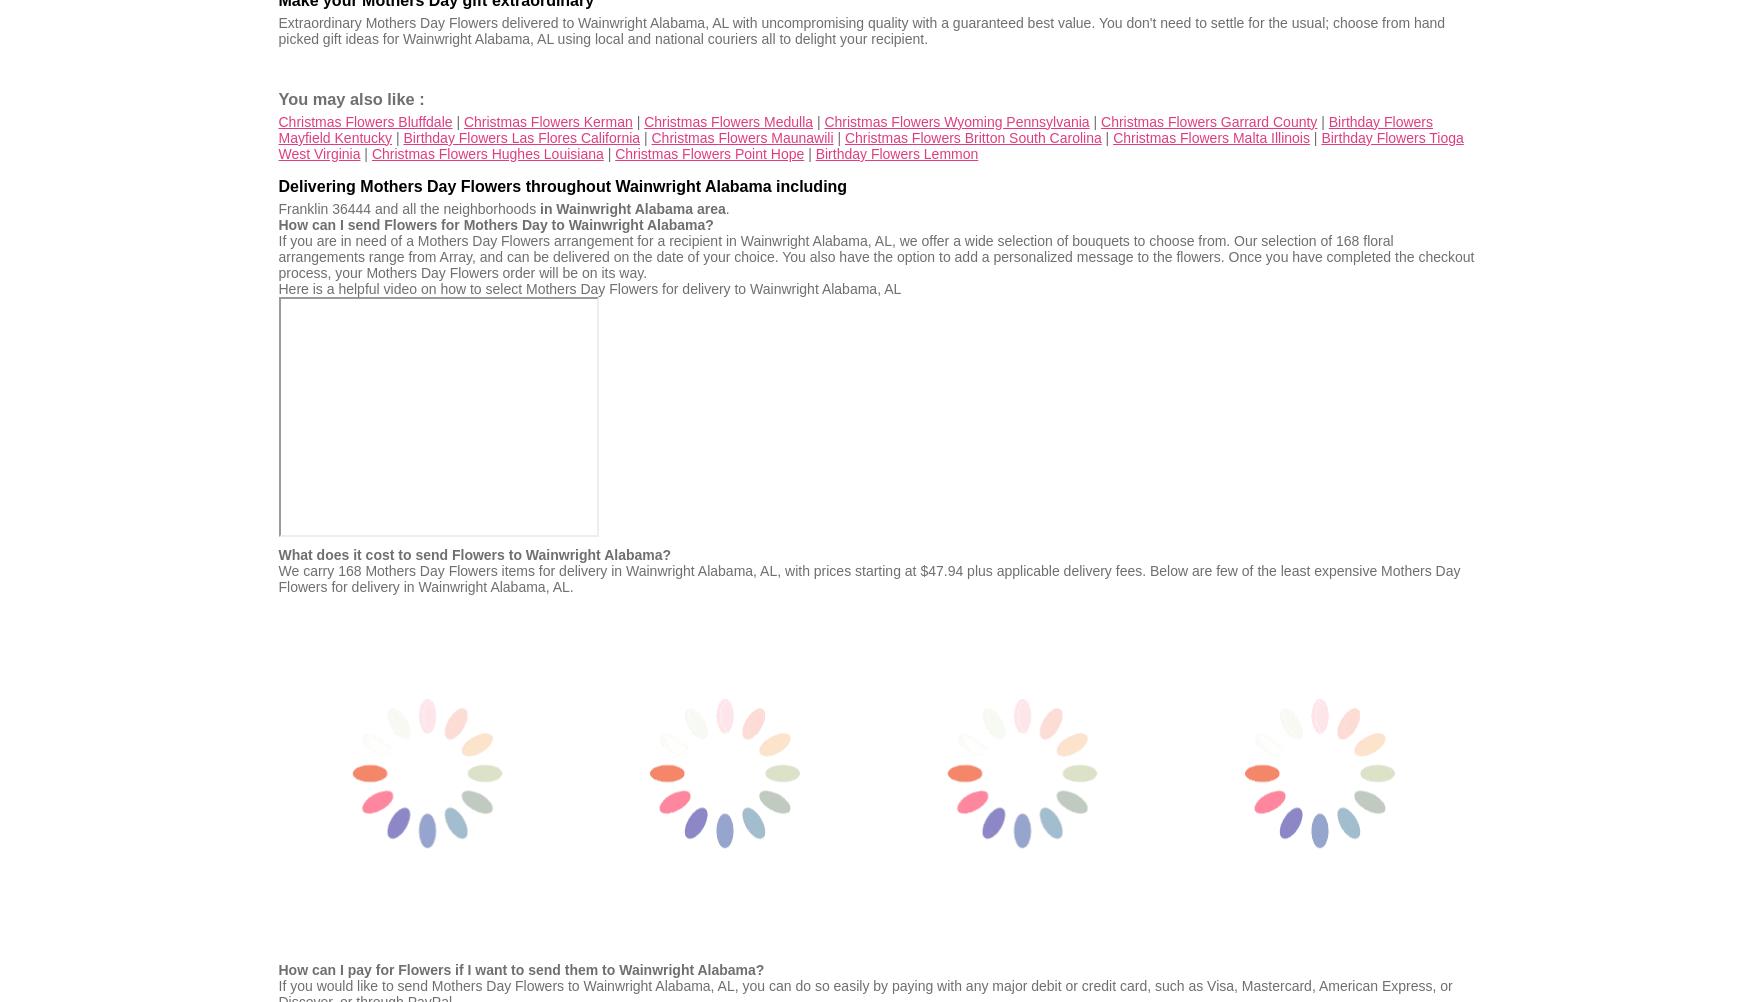 This screenshot has height=1002, width=1750. Describe the element at coordinates (520, 135) in the screenshot. I see `'Birthday Flowers Las Flores California'` at that location.